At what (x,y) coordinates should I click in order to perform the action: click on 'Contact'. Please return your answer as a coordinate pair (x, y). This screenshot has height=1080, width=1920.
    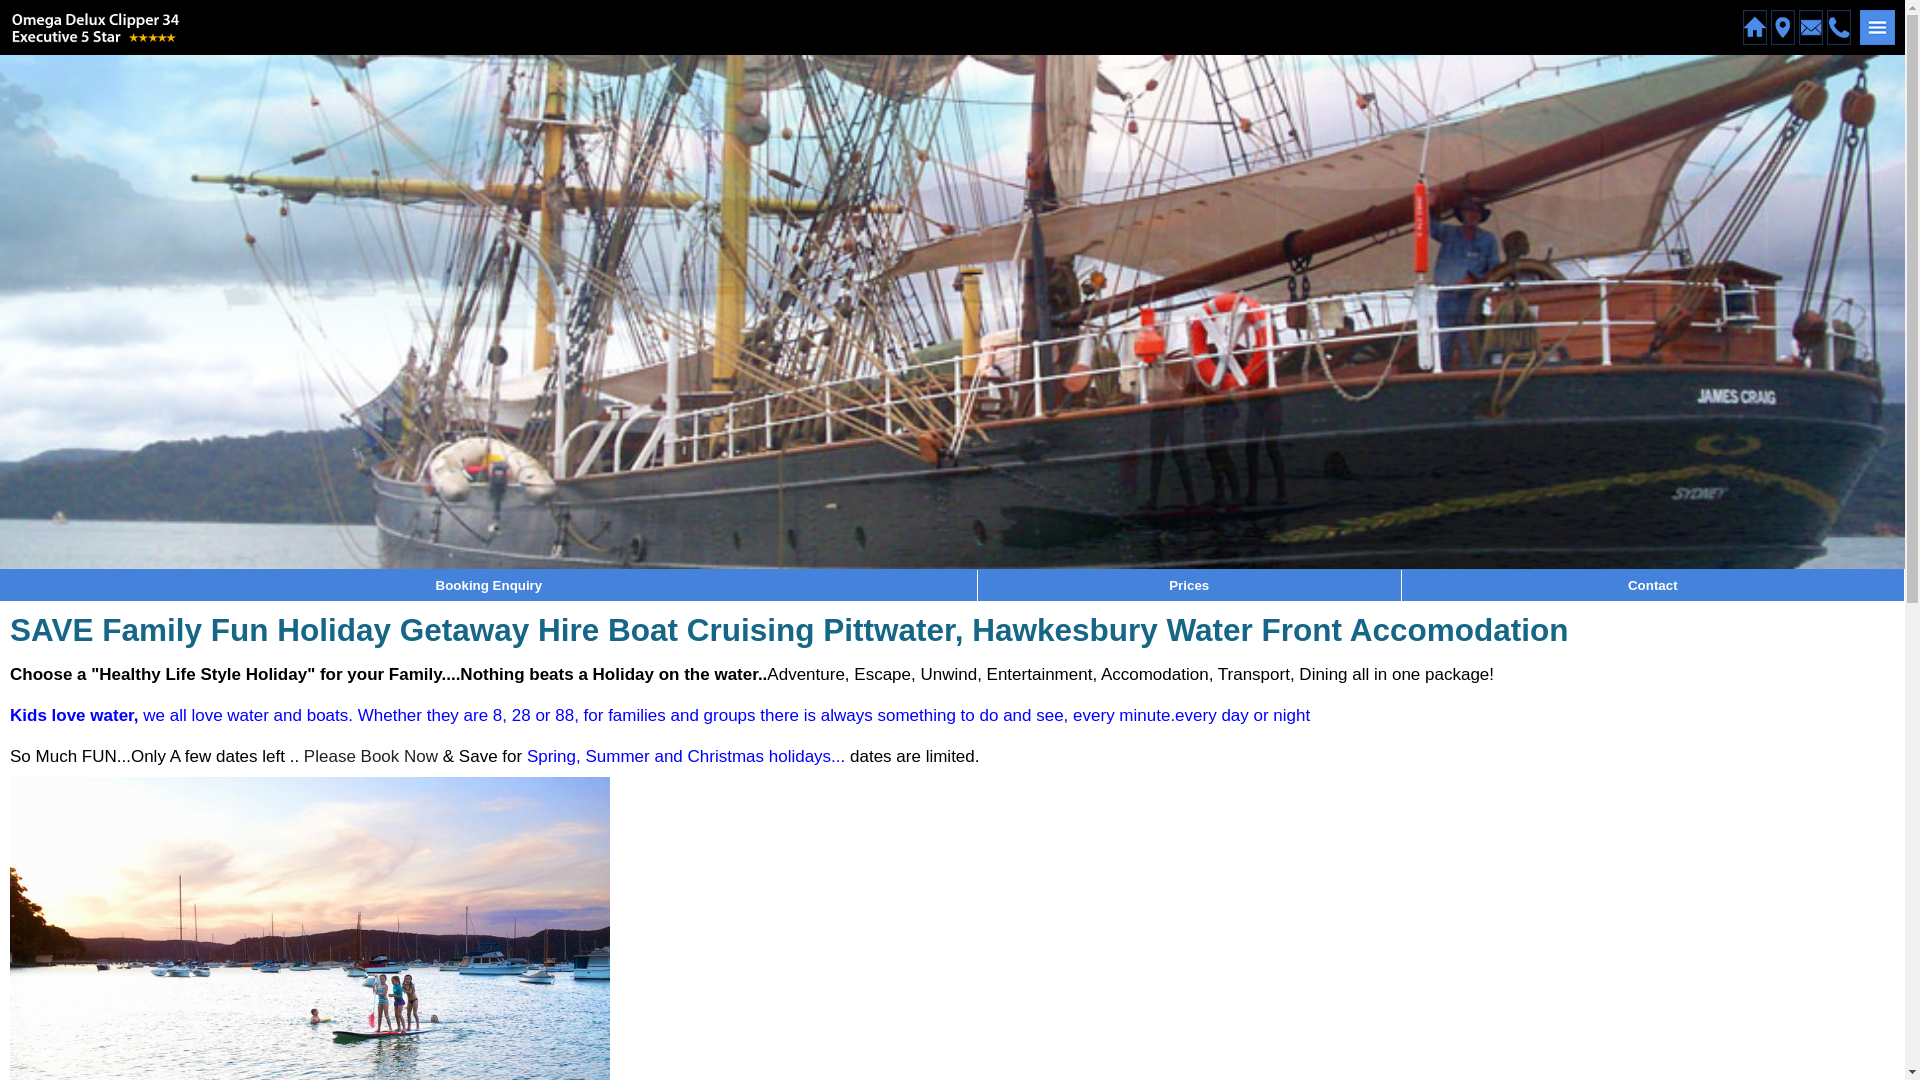
    Looking at the image, I should click on (1627, 585).